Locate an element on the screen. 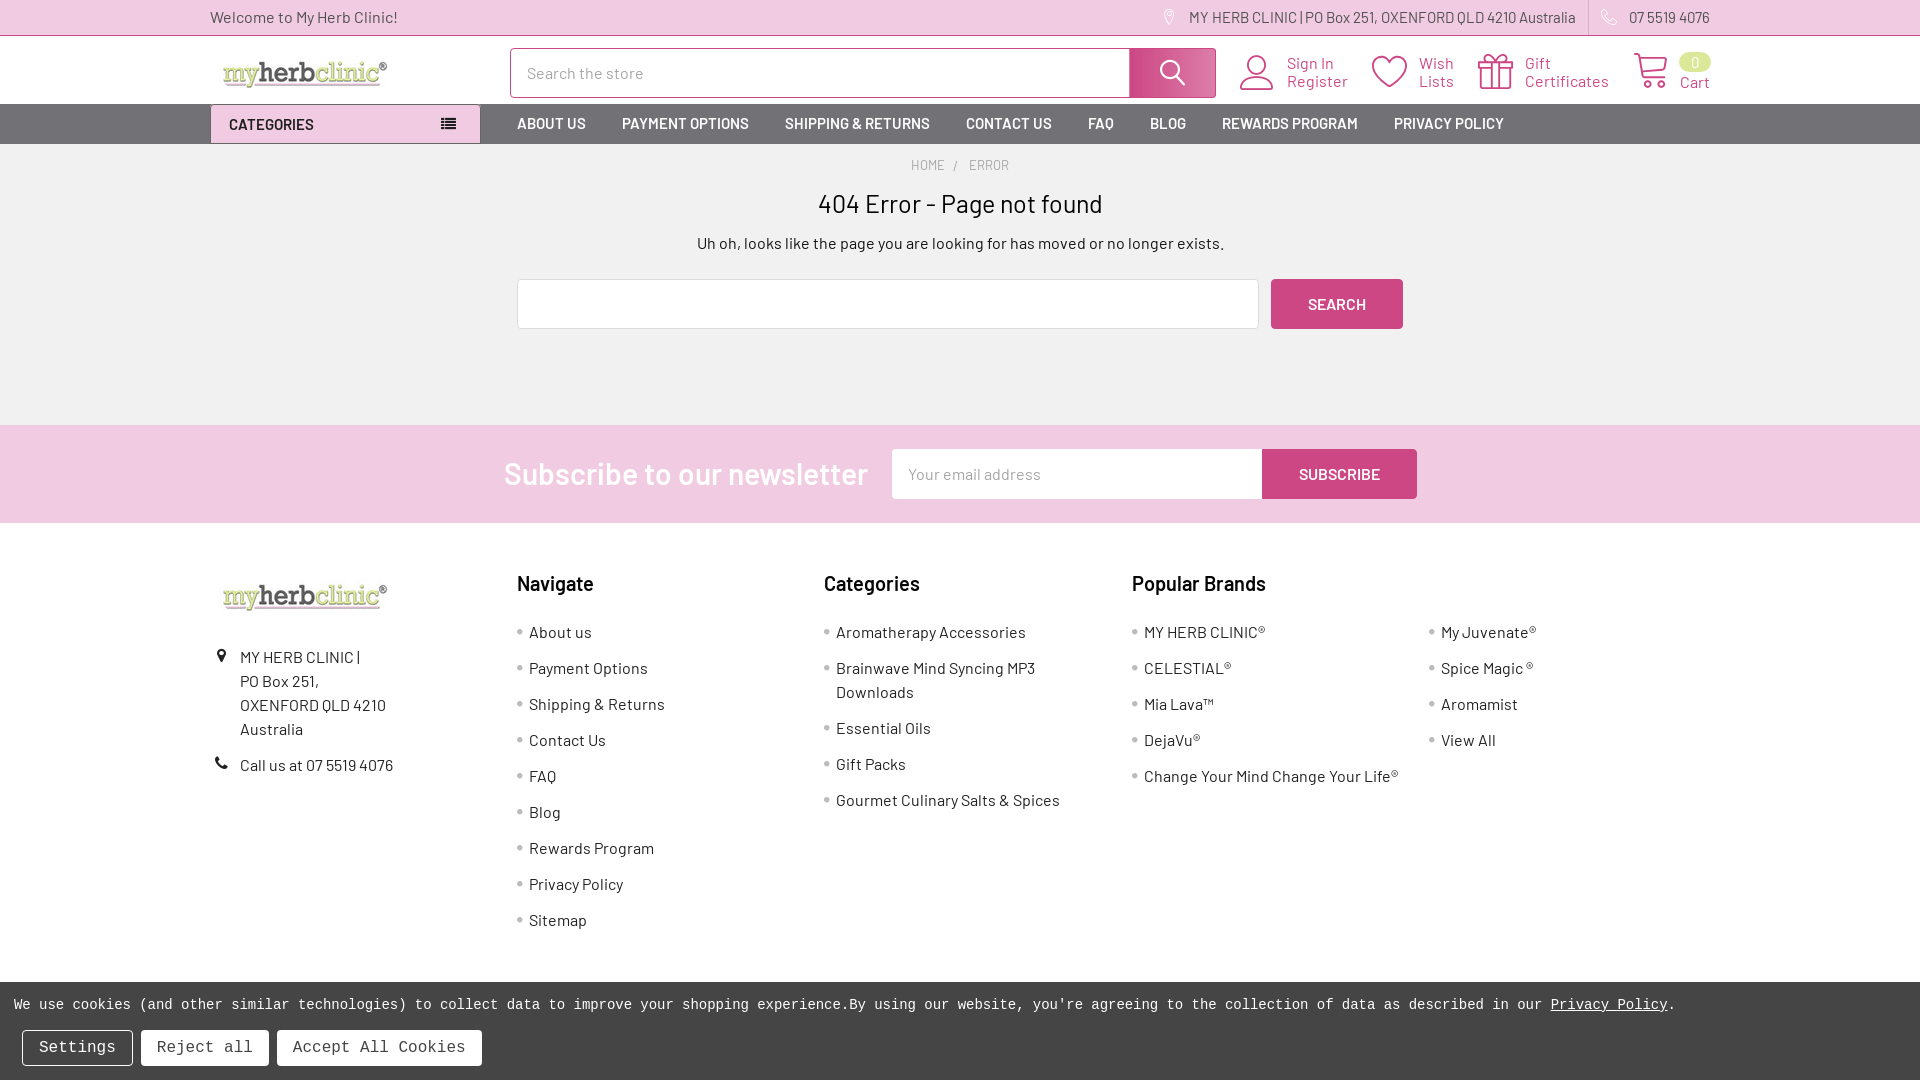  'Papathemes' is located at coordinates (743, 1032).